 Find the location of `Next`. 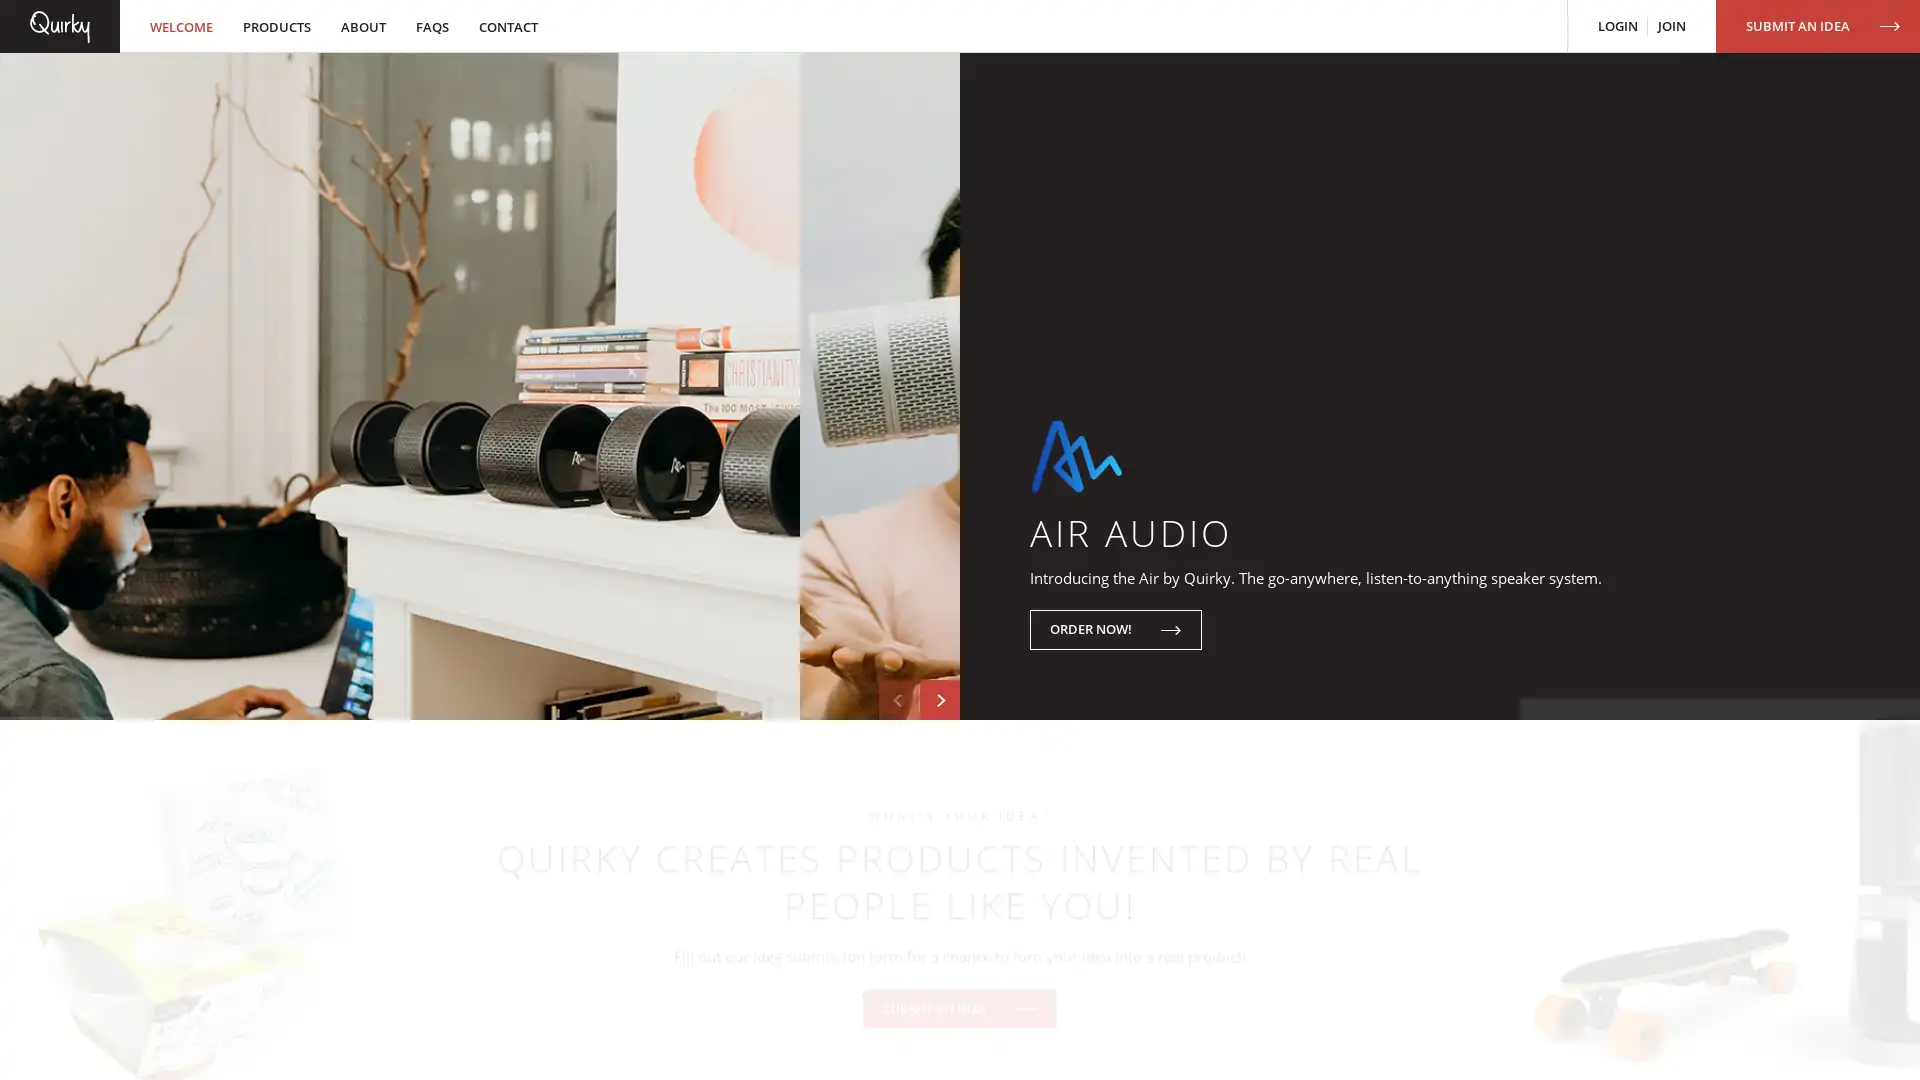

Next is located at coordinates (939, 833).